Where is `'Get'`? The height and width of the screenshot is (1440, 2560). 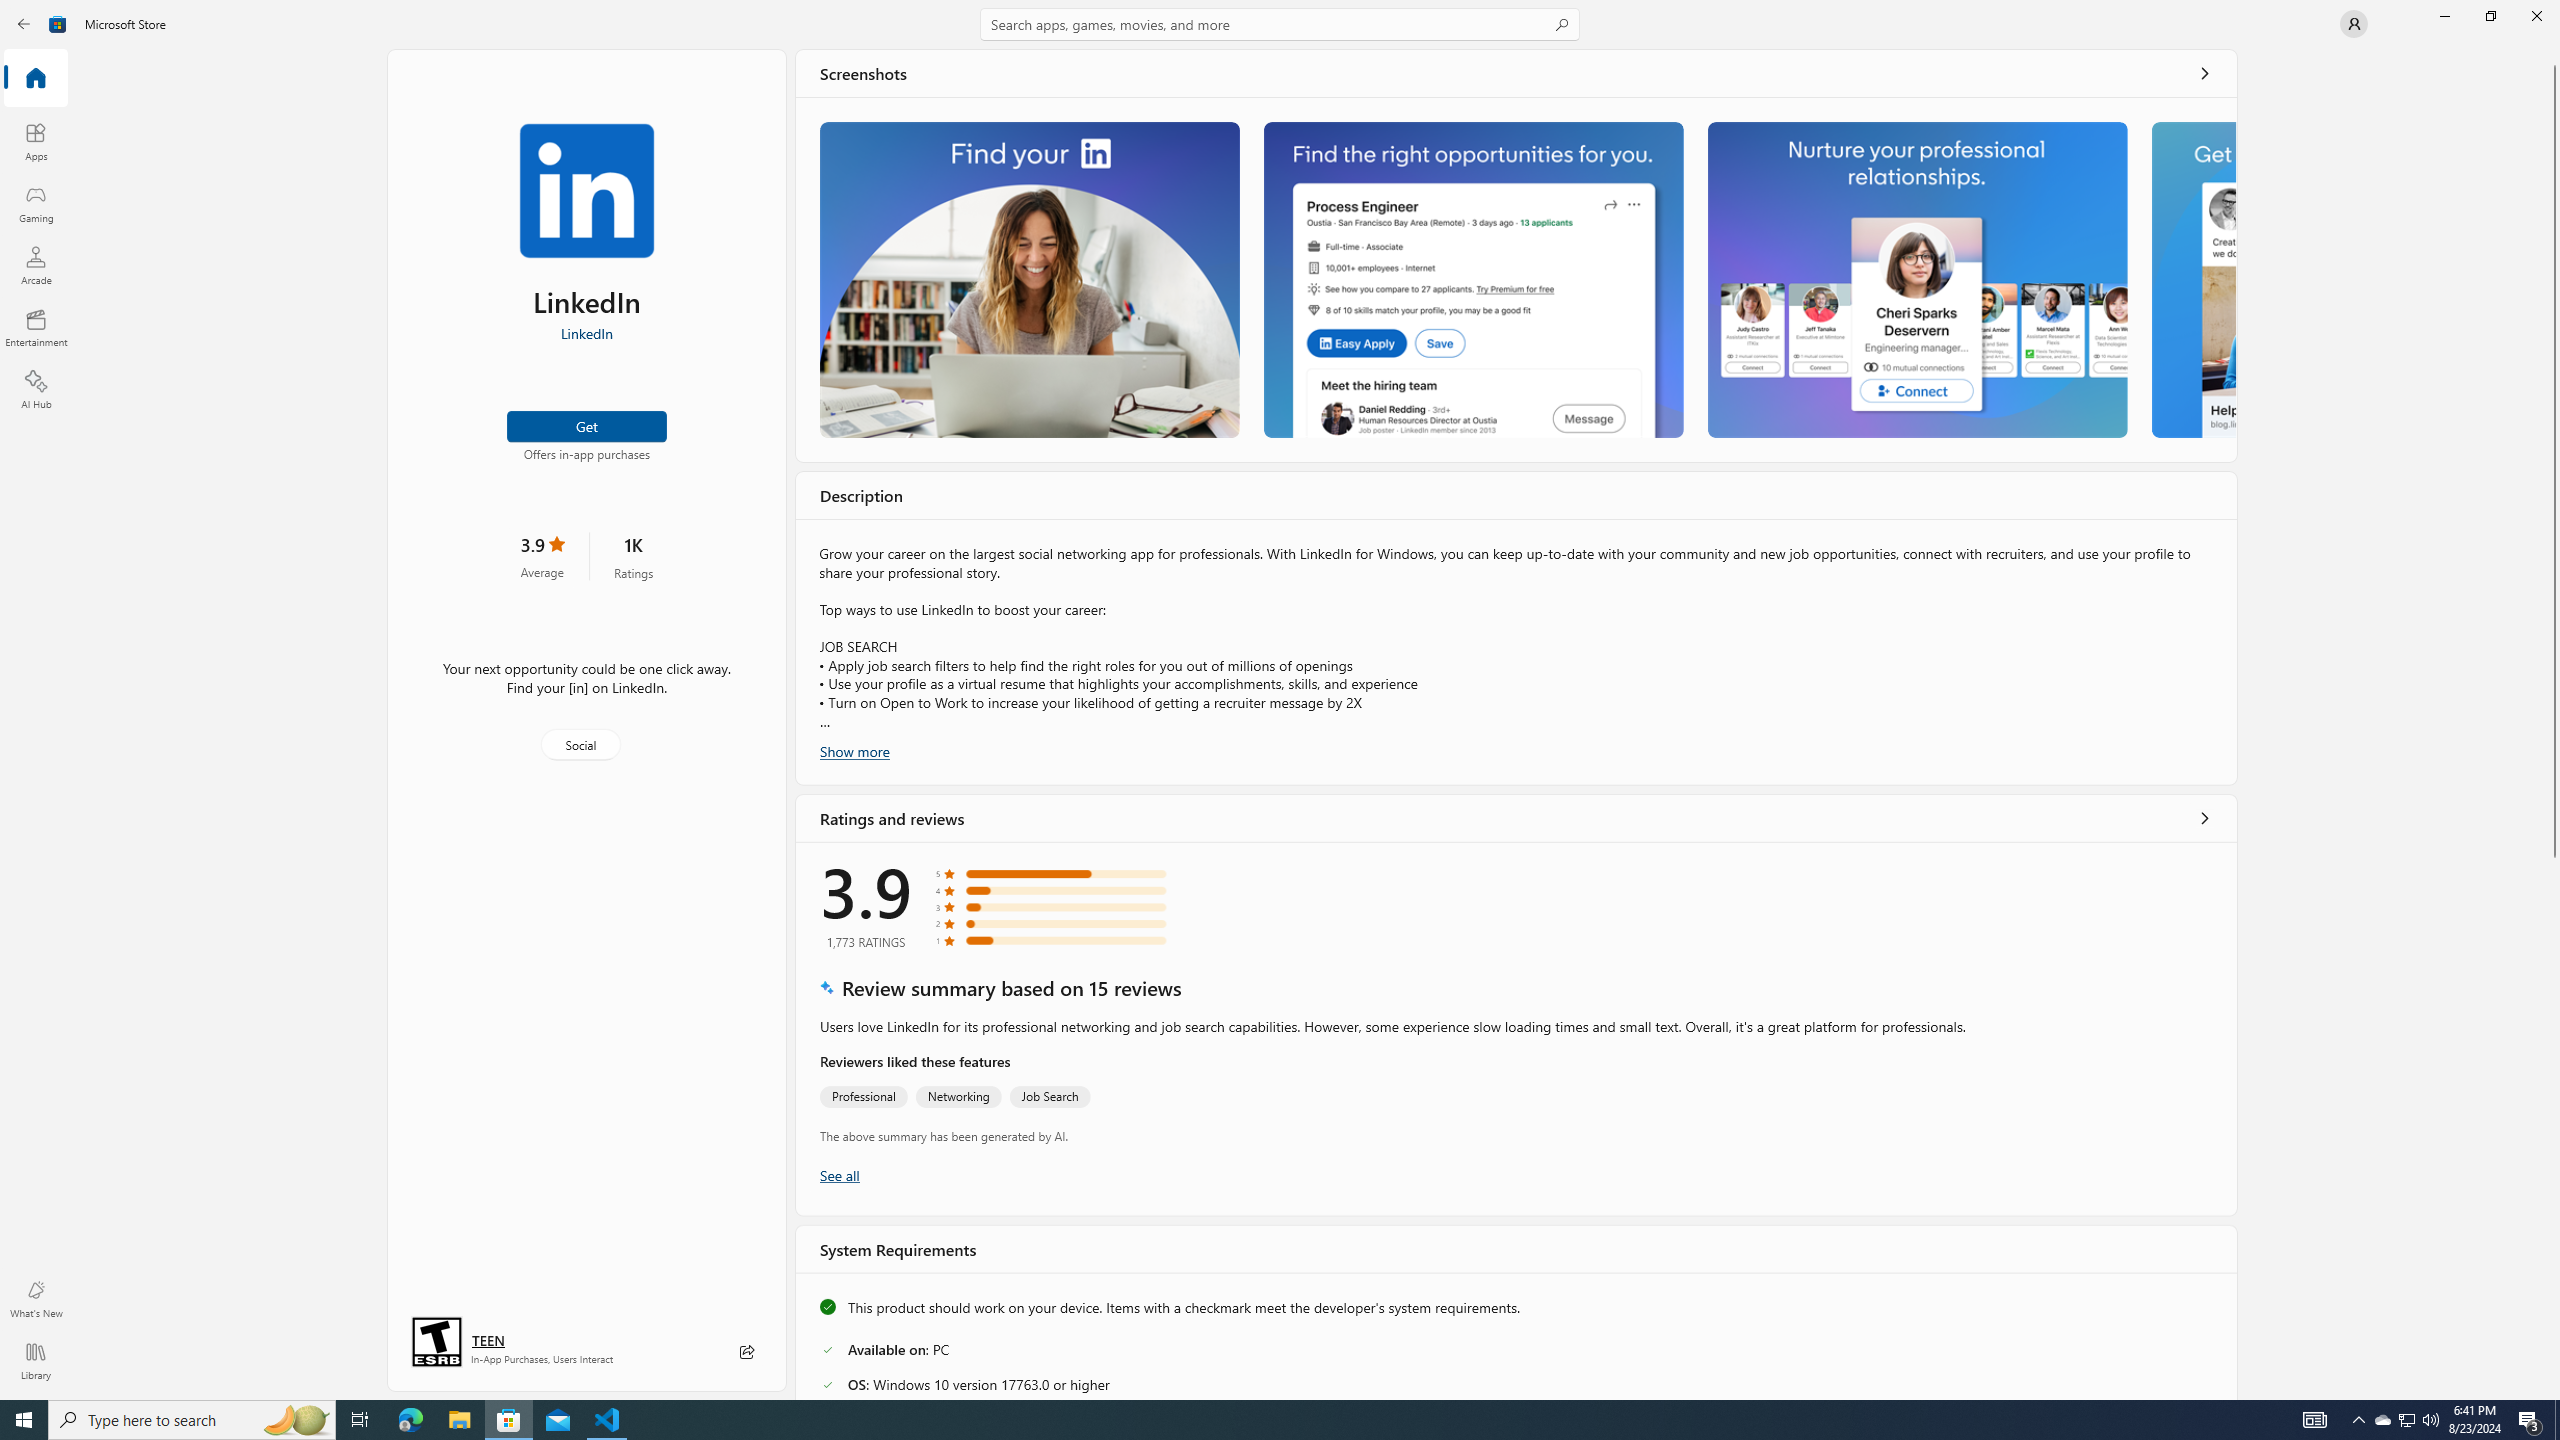
'Get' is located at coordinates (587, 425).